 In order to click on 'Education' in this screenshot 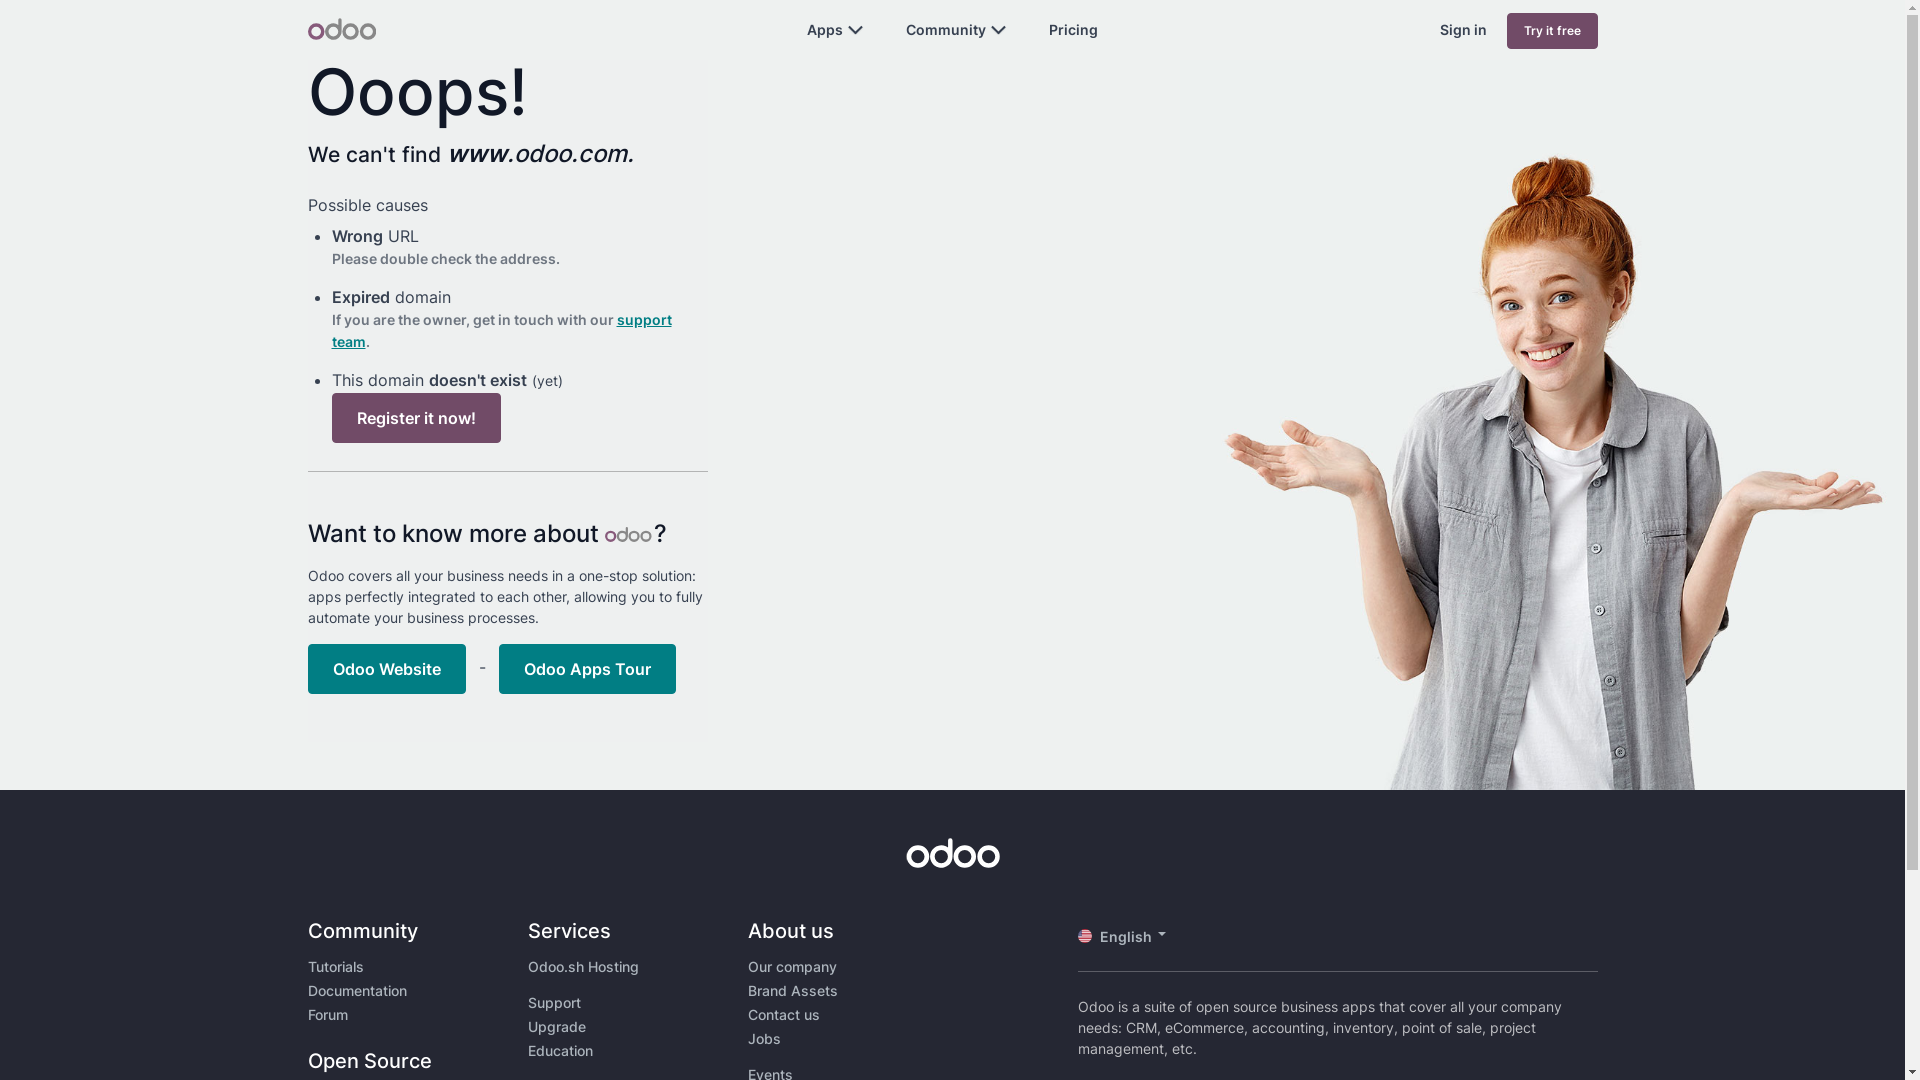, I will do `click(560, 1049)`.